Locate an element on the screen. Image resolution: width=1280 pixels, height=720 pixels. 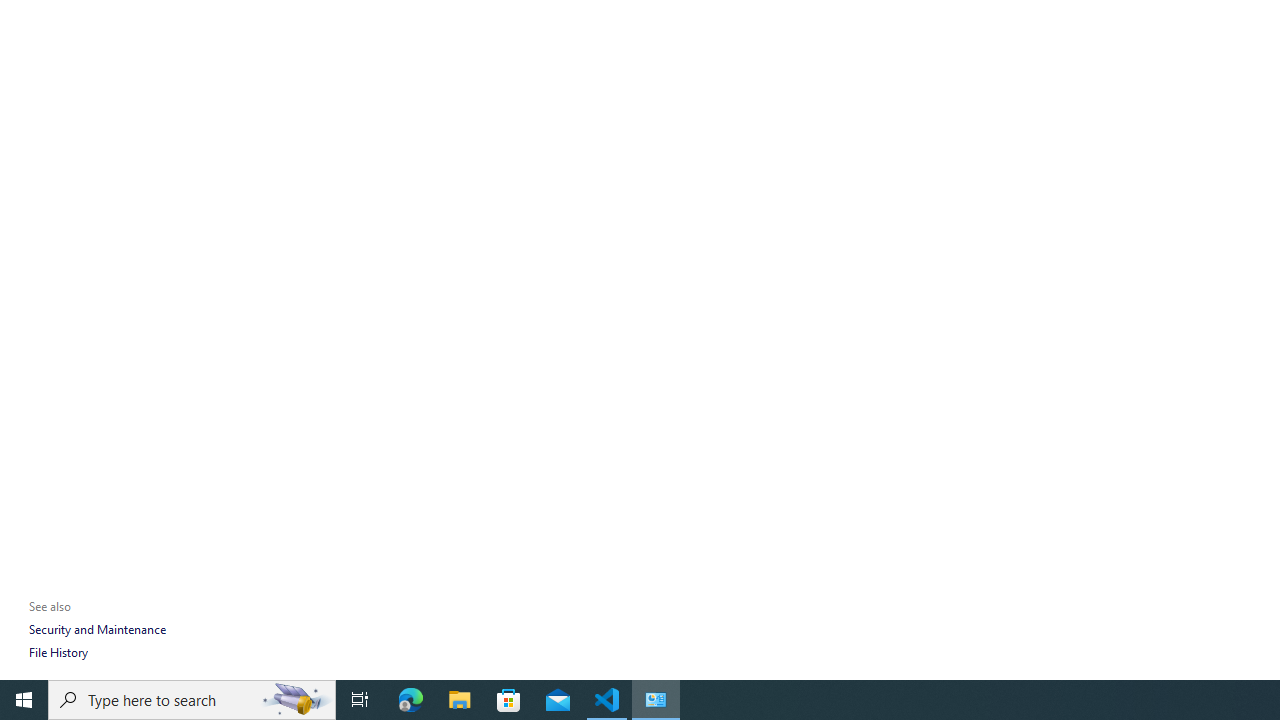
'Task View' is located at coordinates (359, 698).